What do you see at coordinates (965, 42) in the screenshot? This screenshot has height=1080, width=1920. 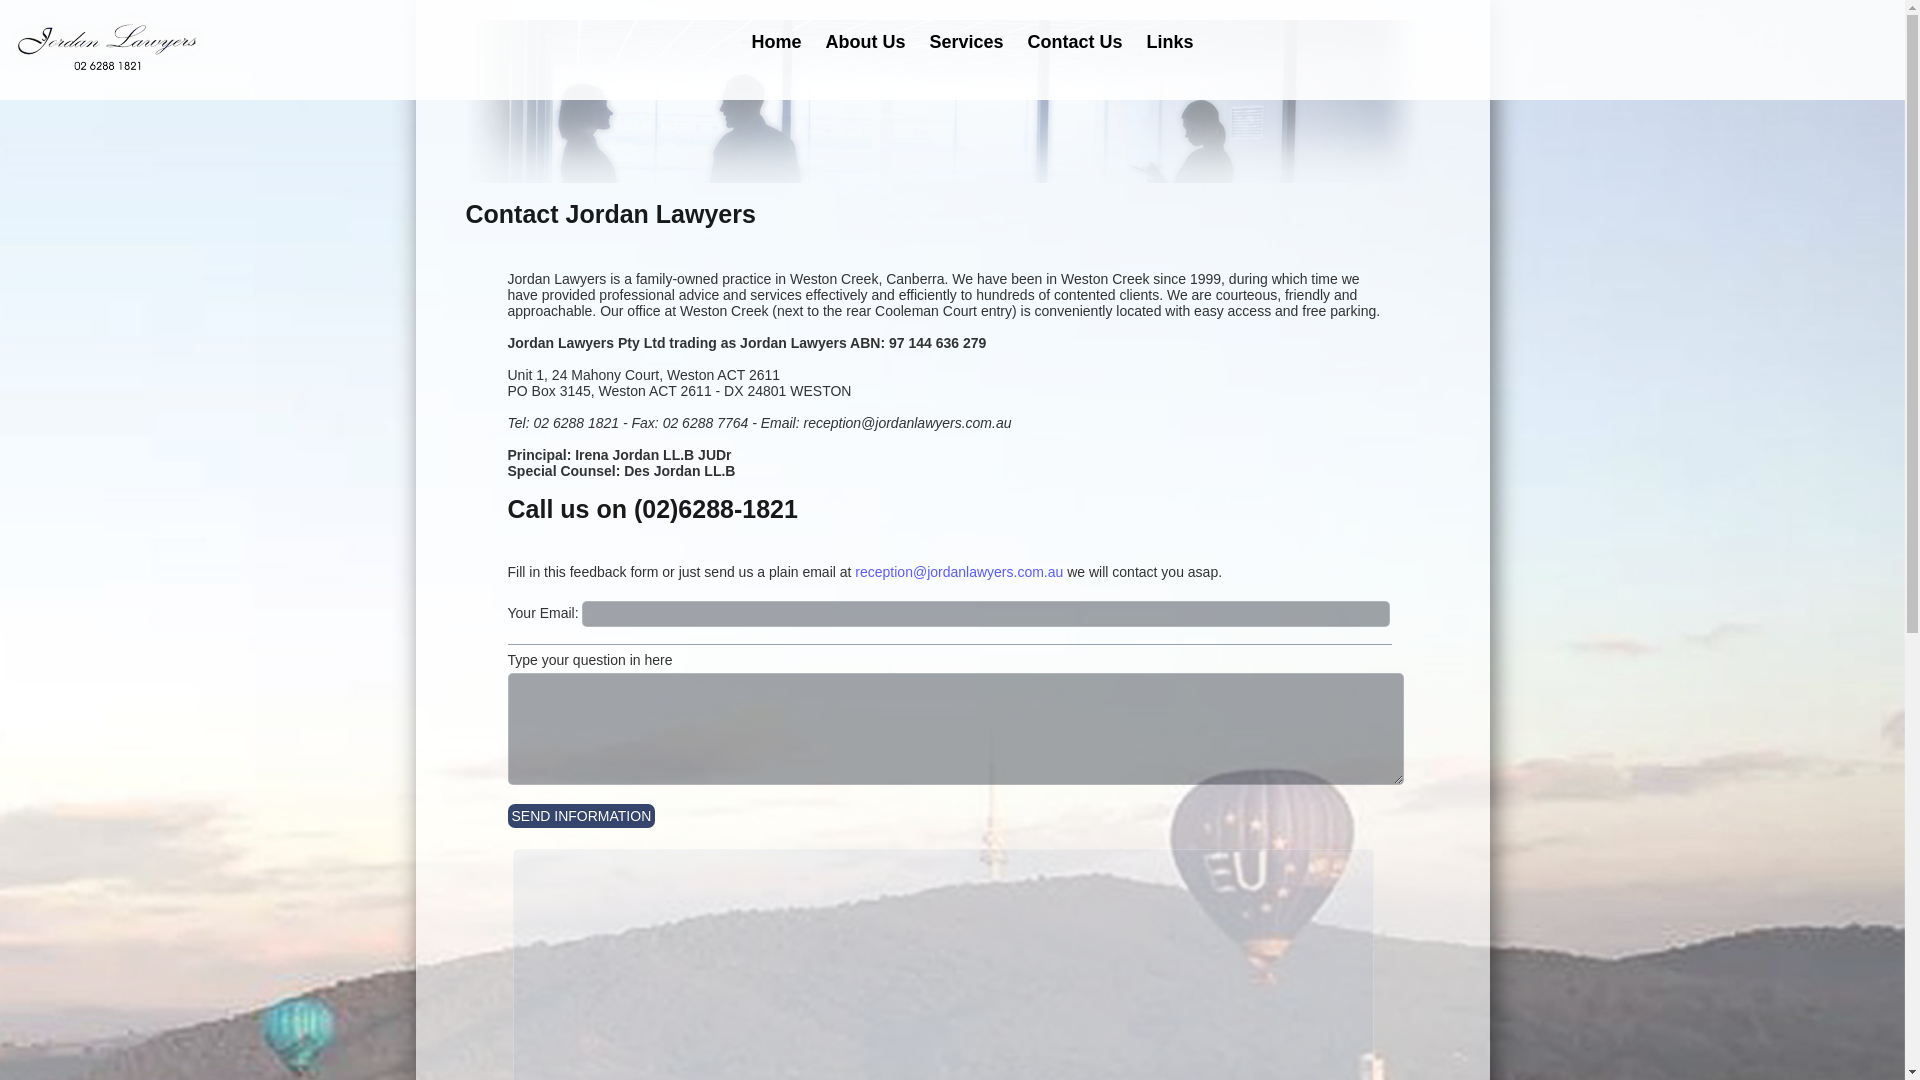 I see `'Services'` at bounding box center [965, 42].